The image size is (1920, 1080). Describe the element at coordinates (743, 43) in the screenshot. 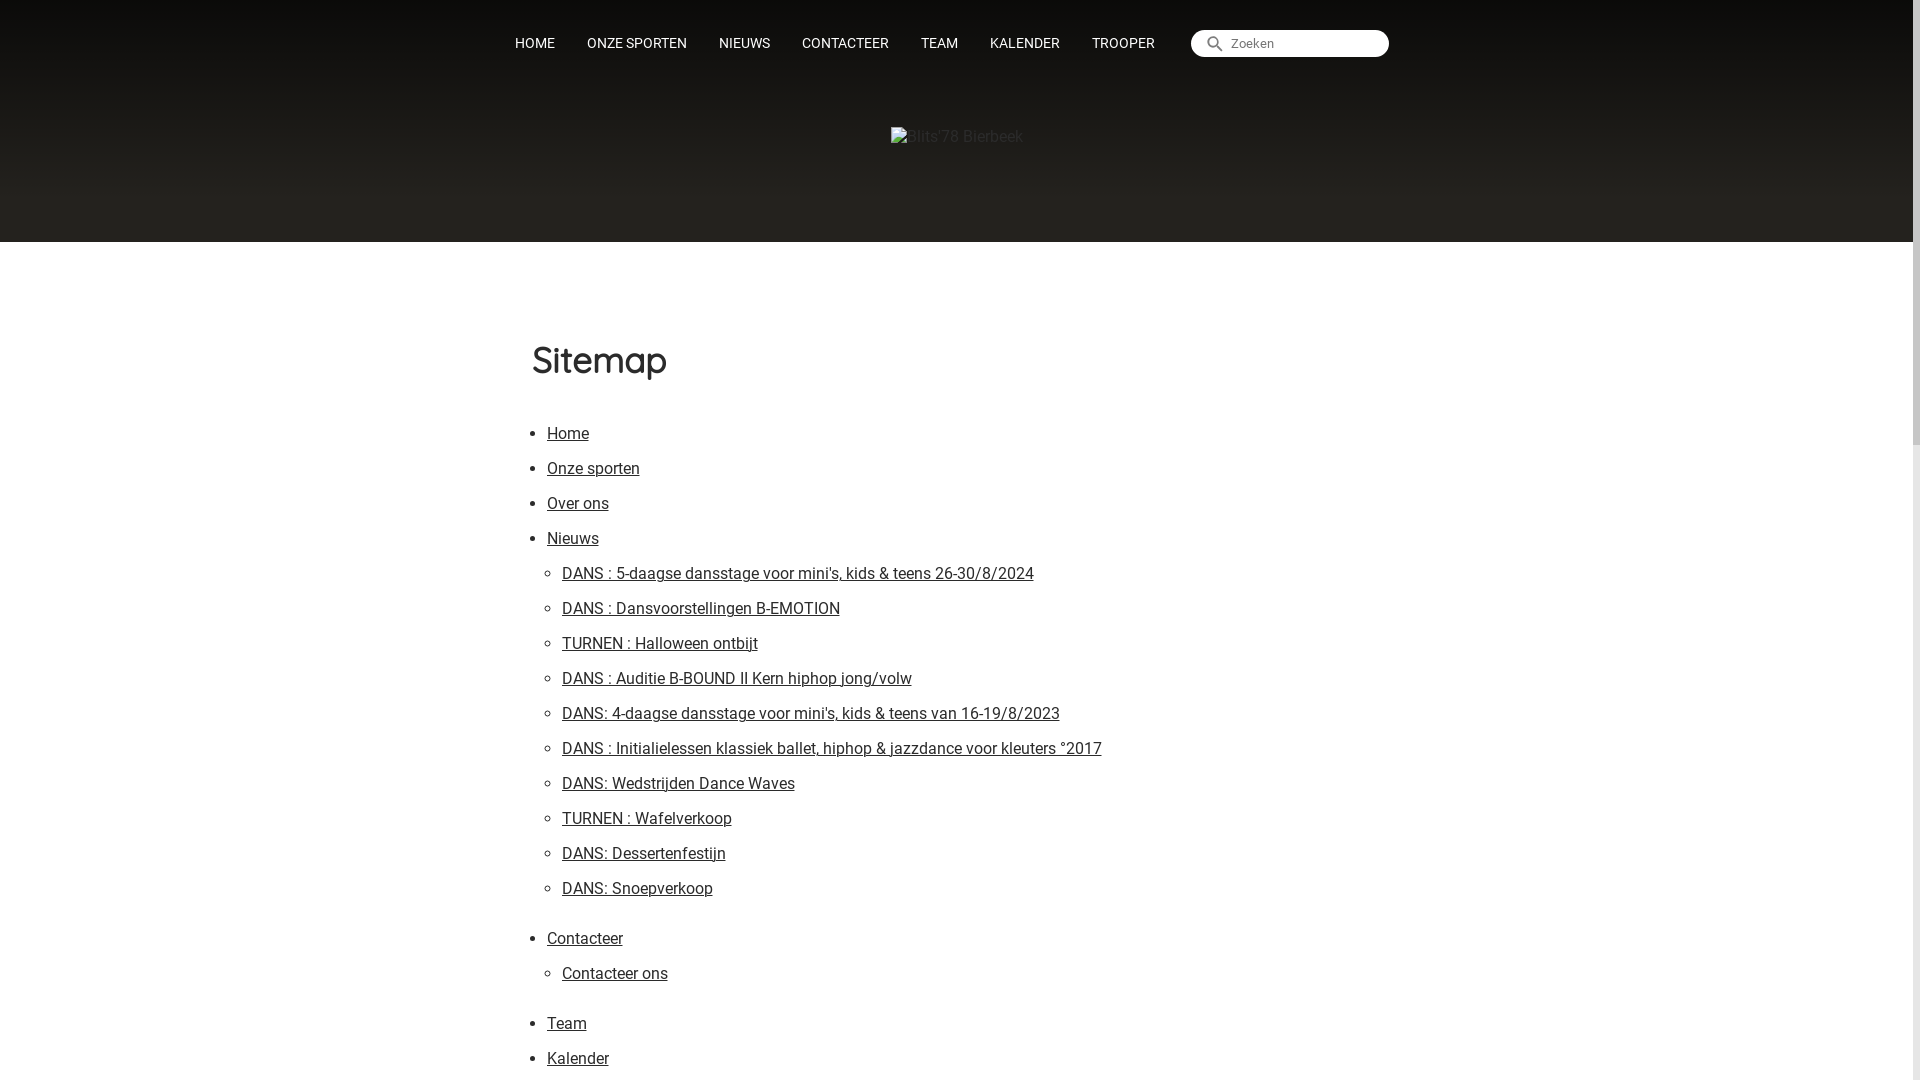

I see `'NIEUWS'` at that location.